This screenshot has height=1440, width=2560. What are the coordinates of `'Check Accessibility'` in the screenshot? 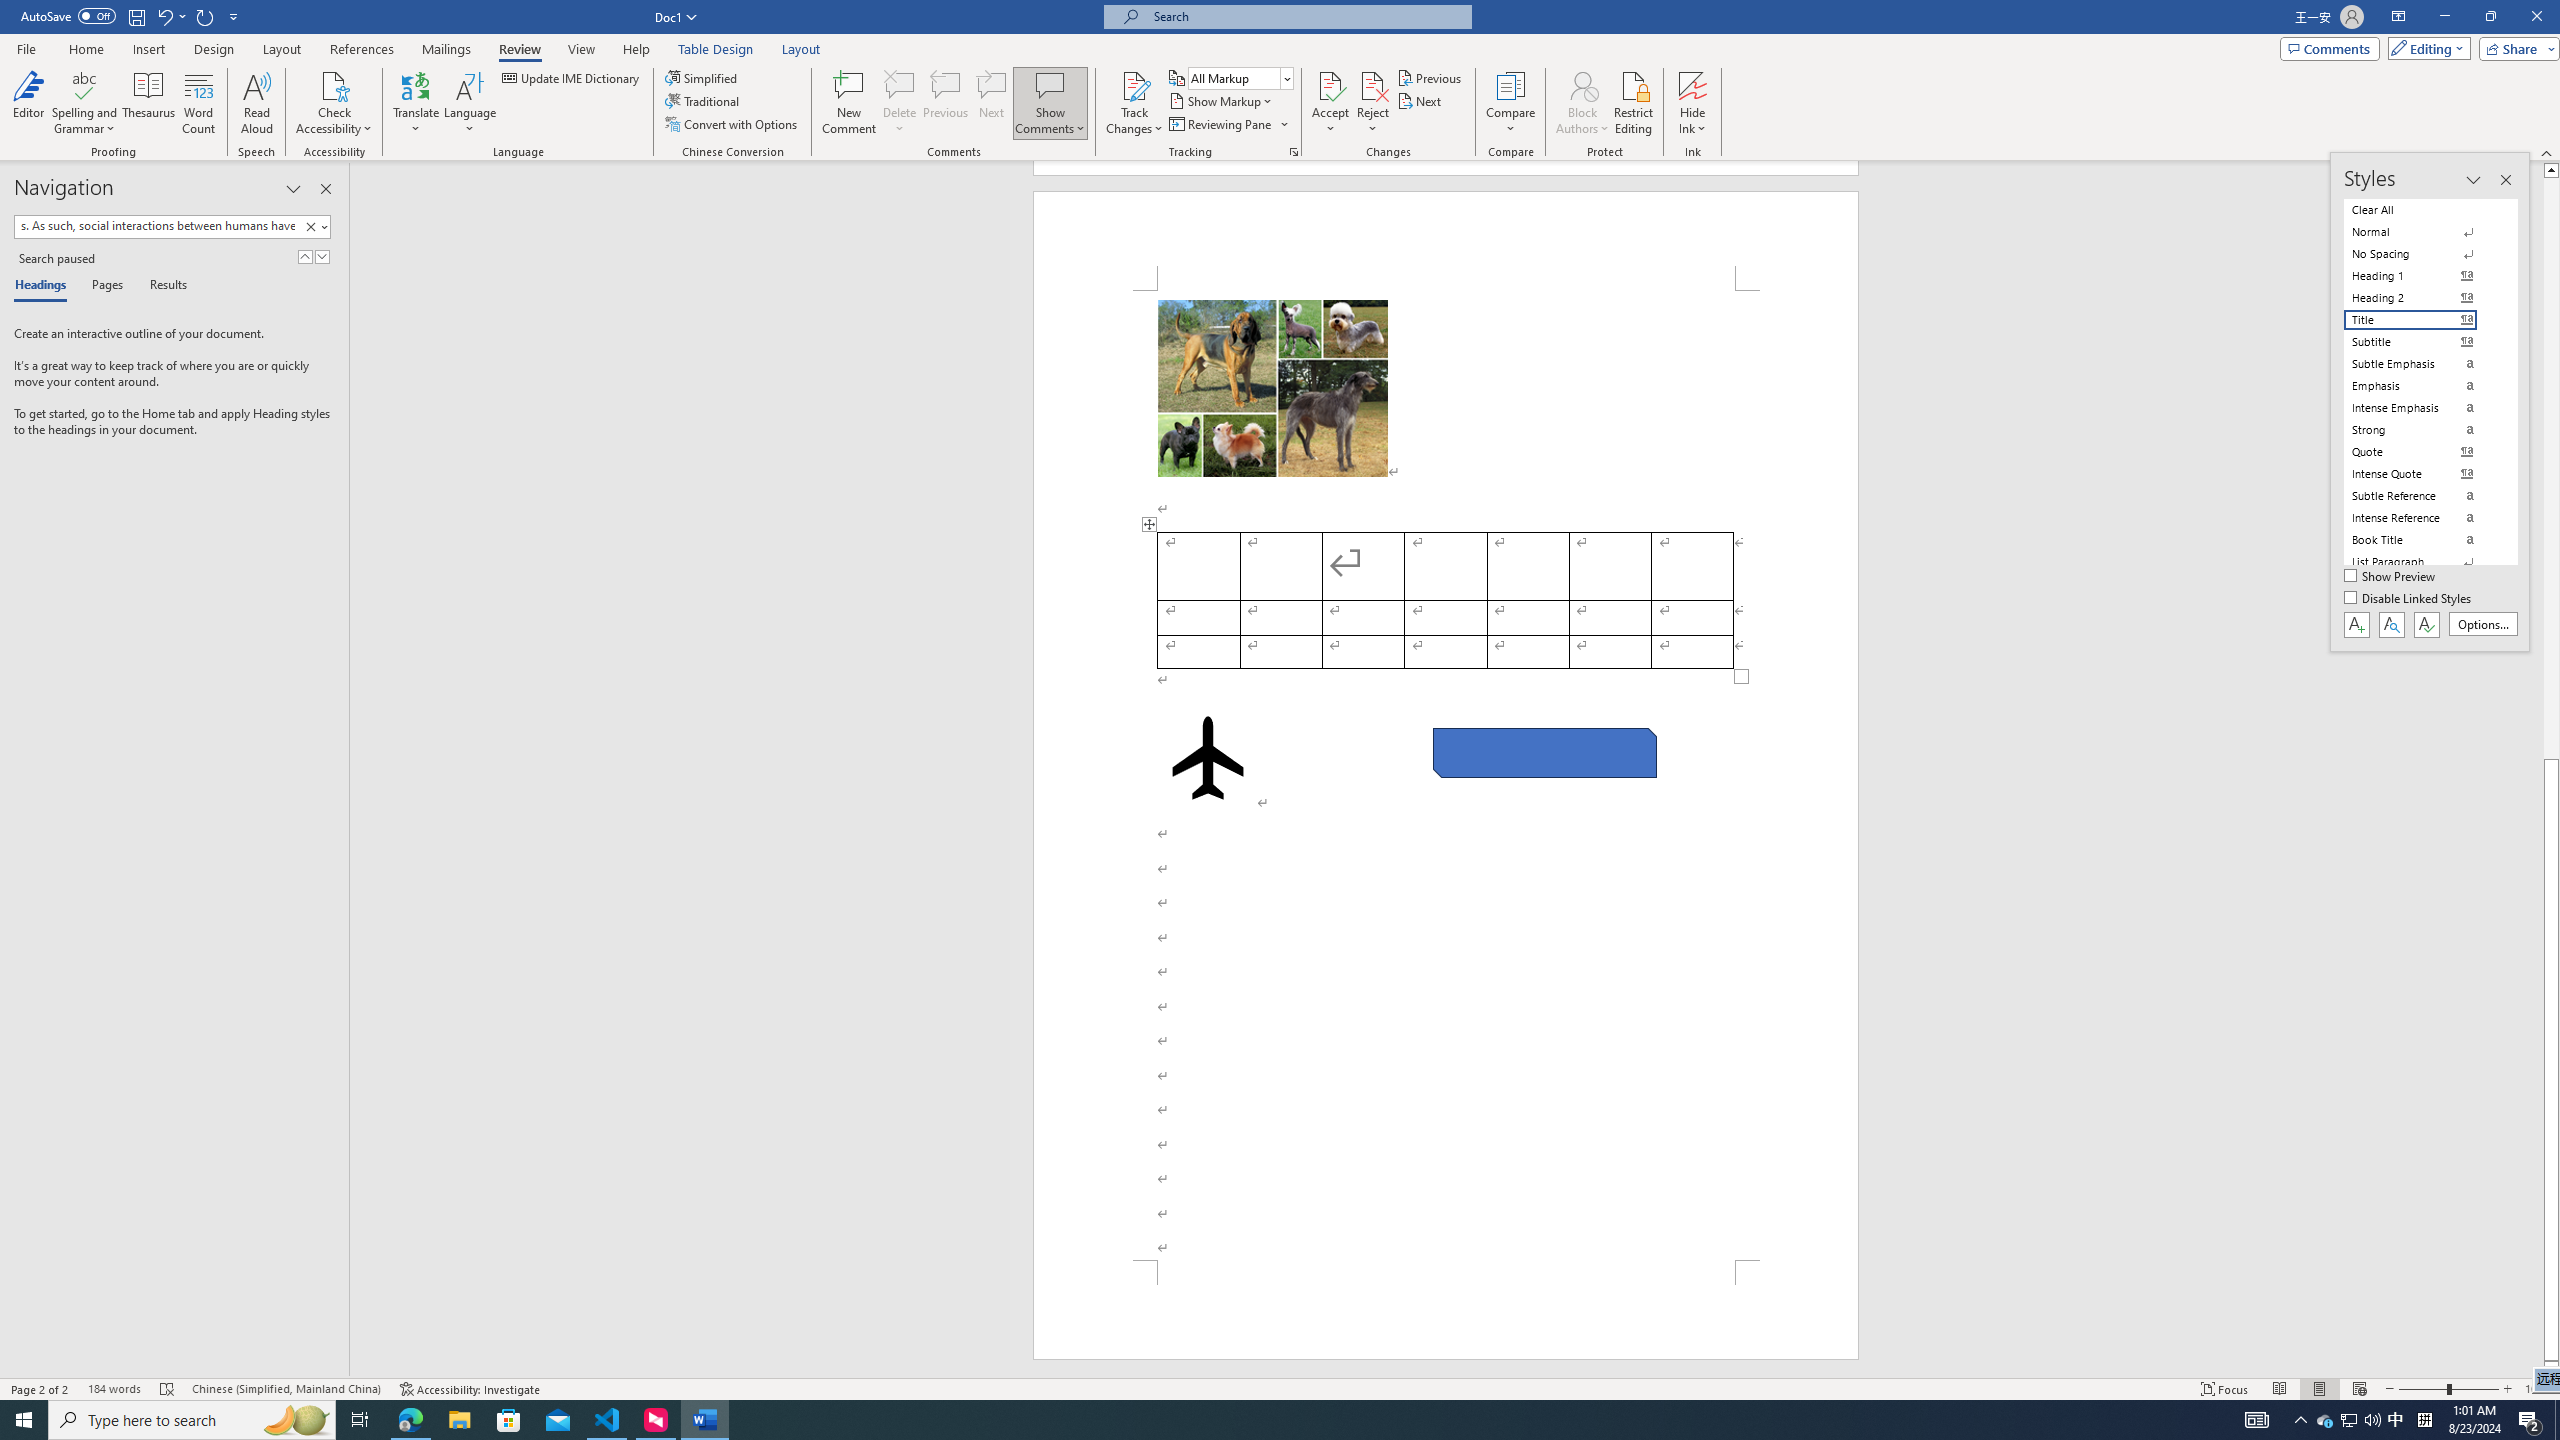 It's located at (334, 84).